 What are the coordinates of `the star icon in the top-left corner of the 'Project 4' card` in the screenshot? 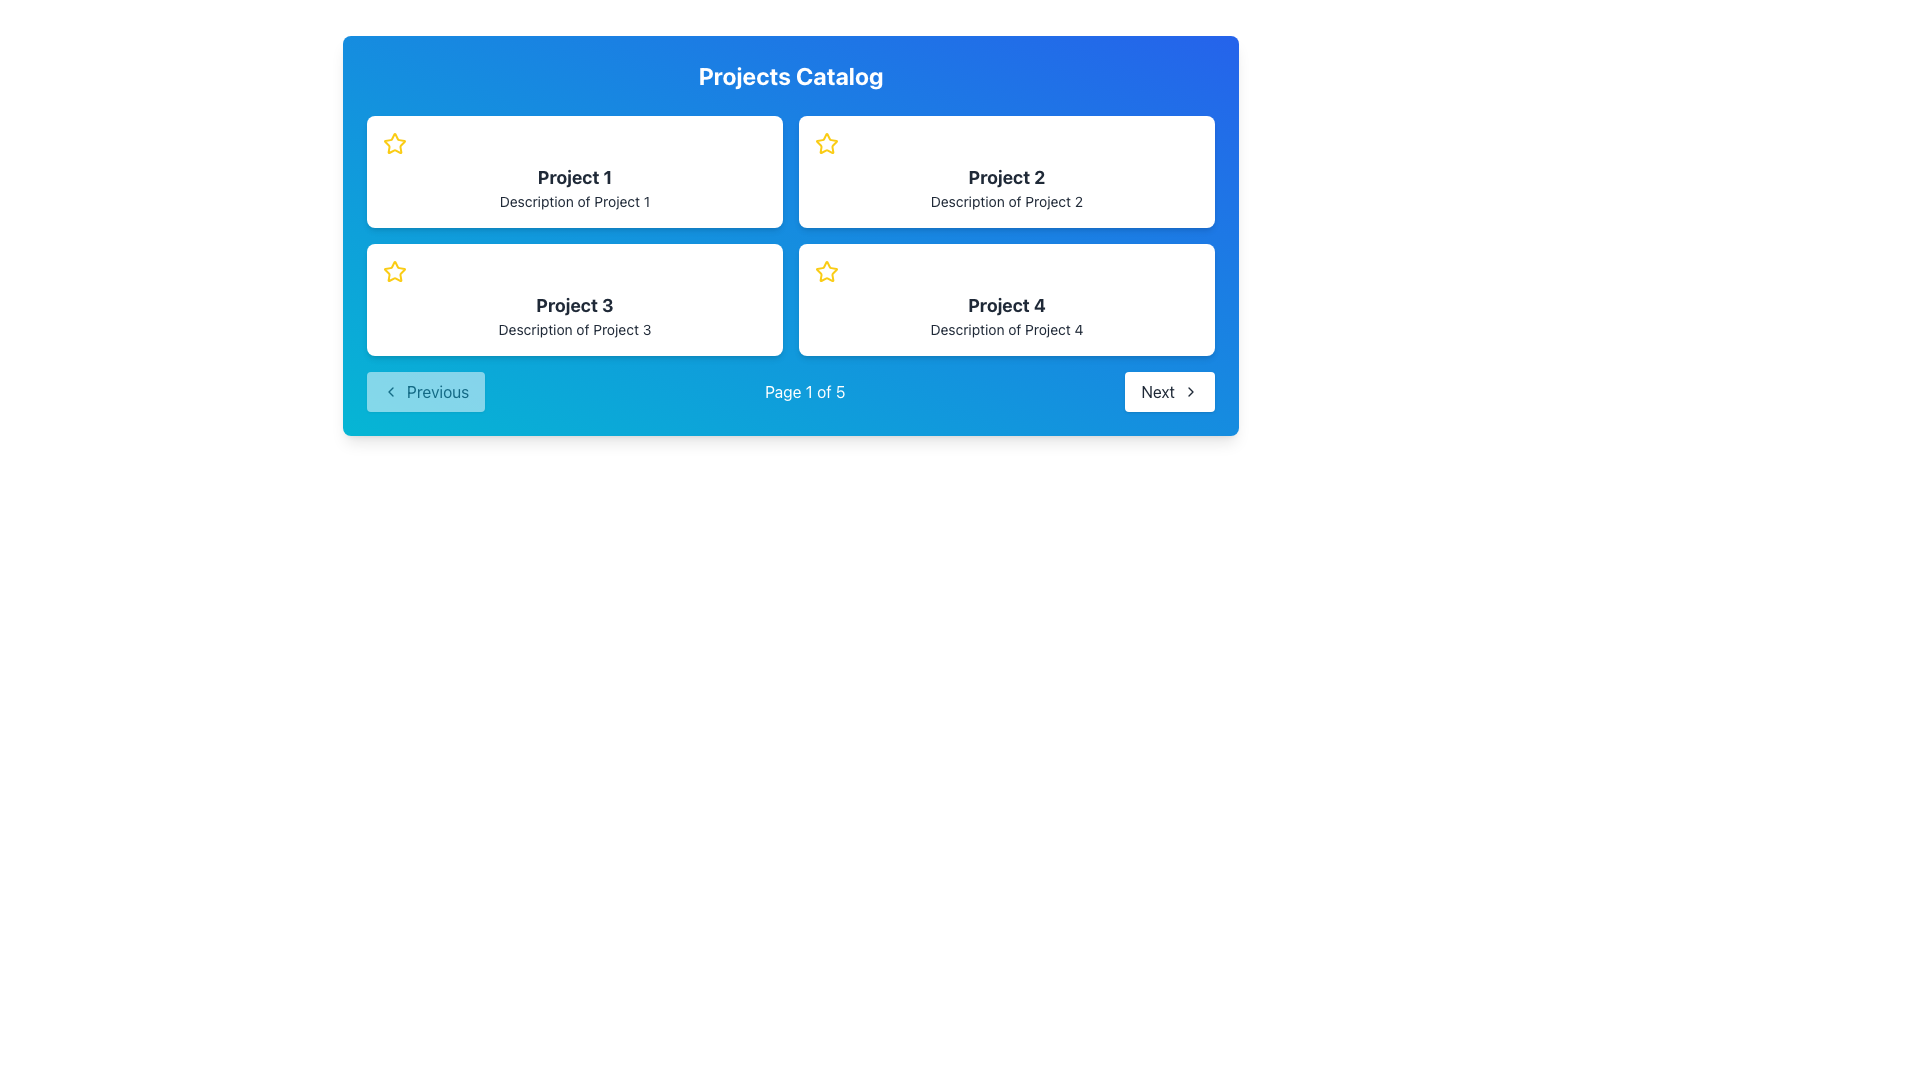 It's located at (826, 272).